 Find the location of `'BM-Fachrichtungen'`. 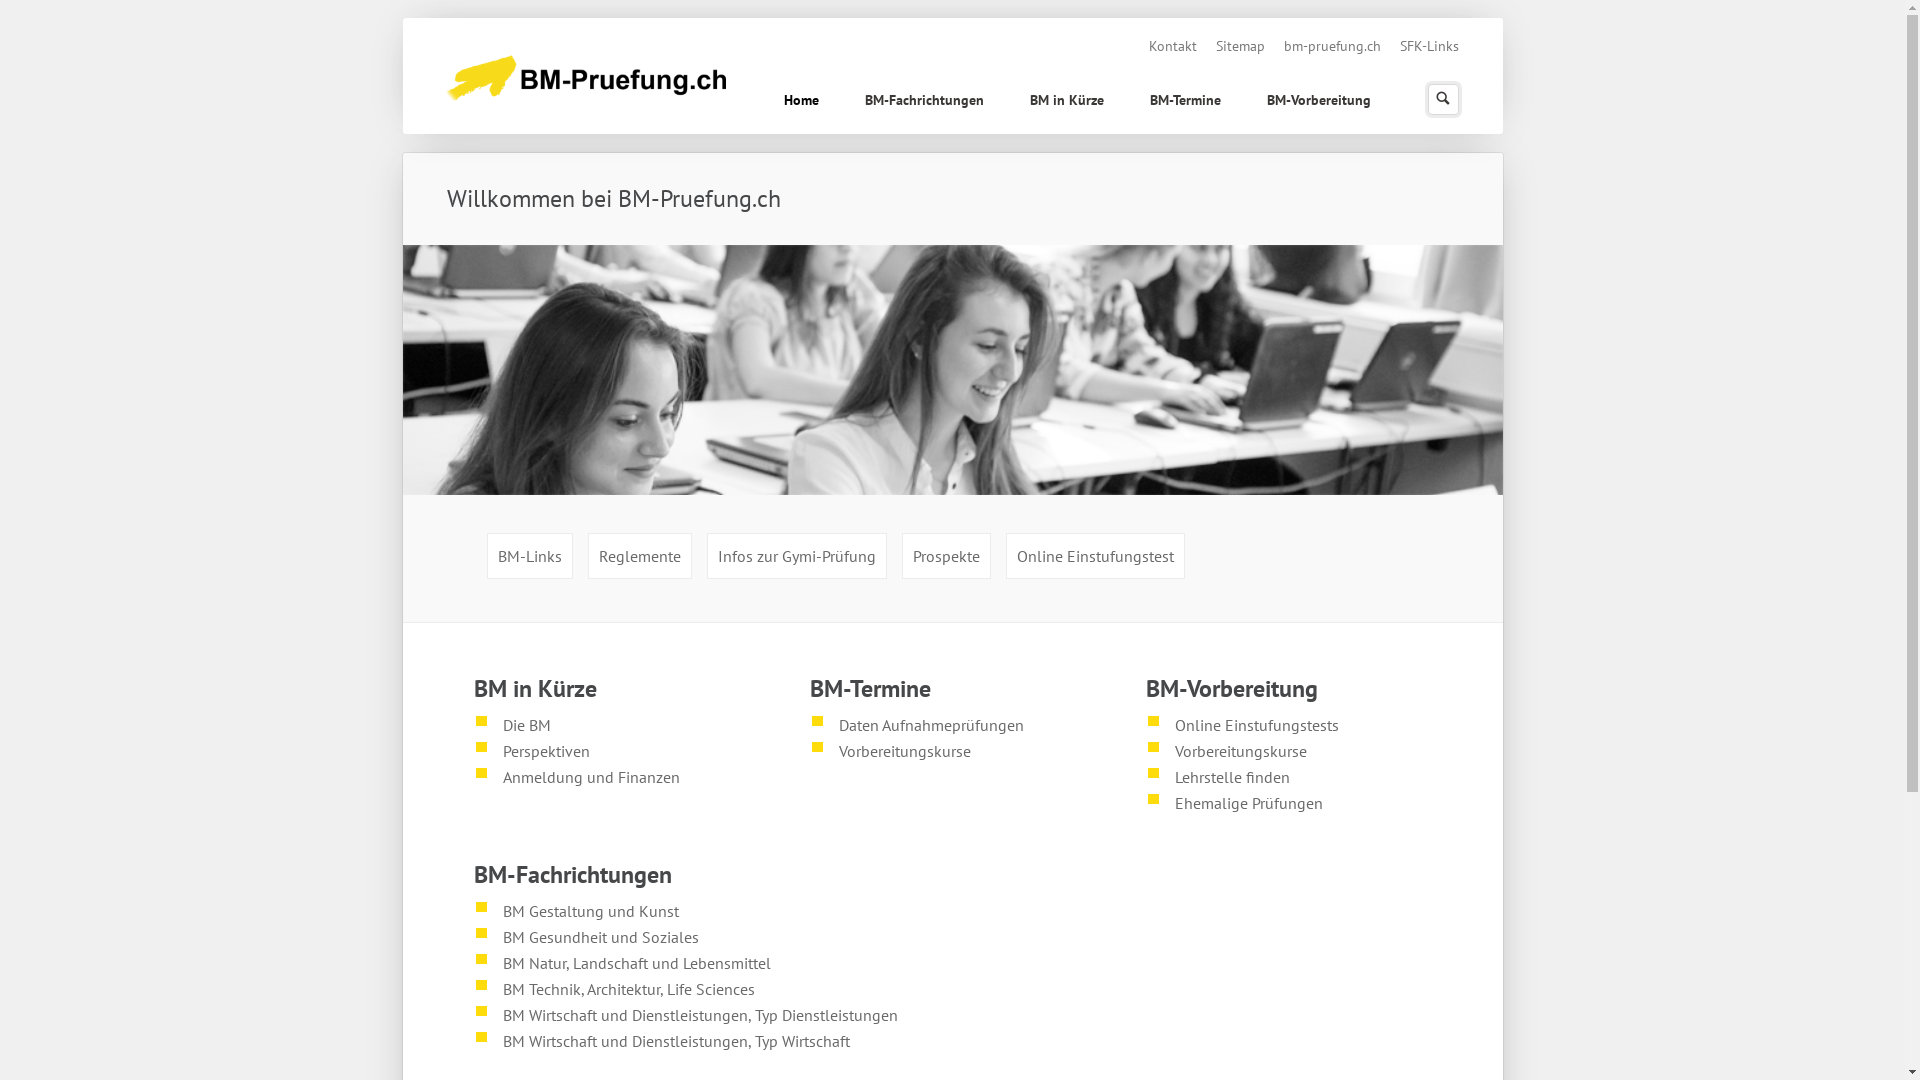

'BM-Fachrichtungen' is located at coordinates (849, 102).